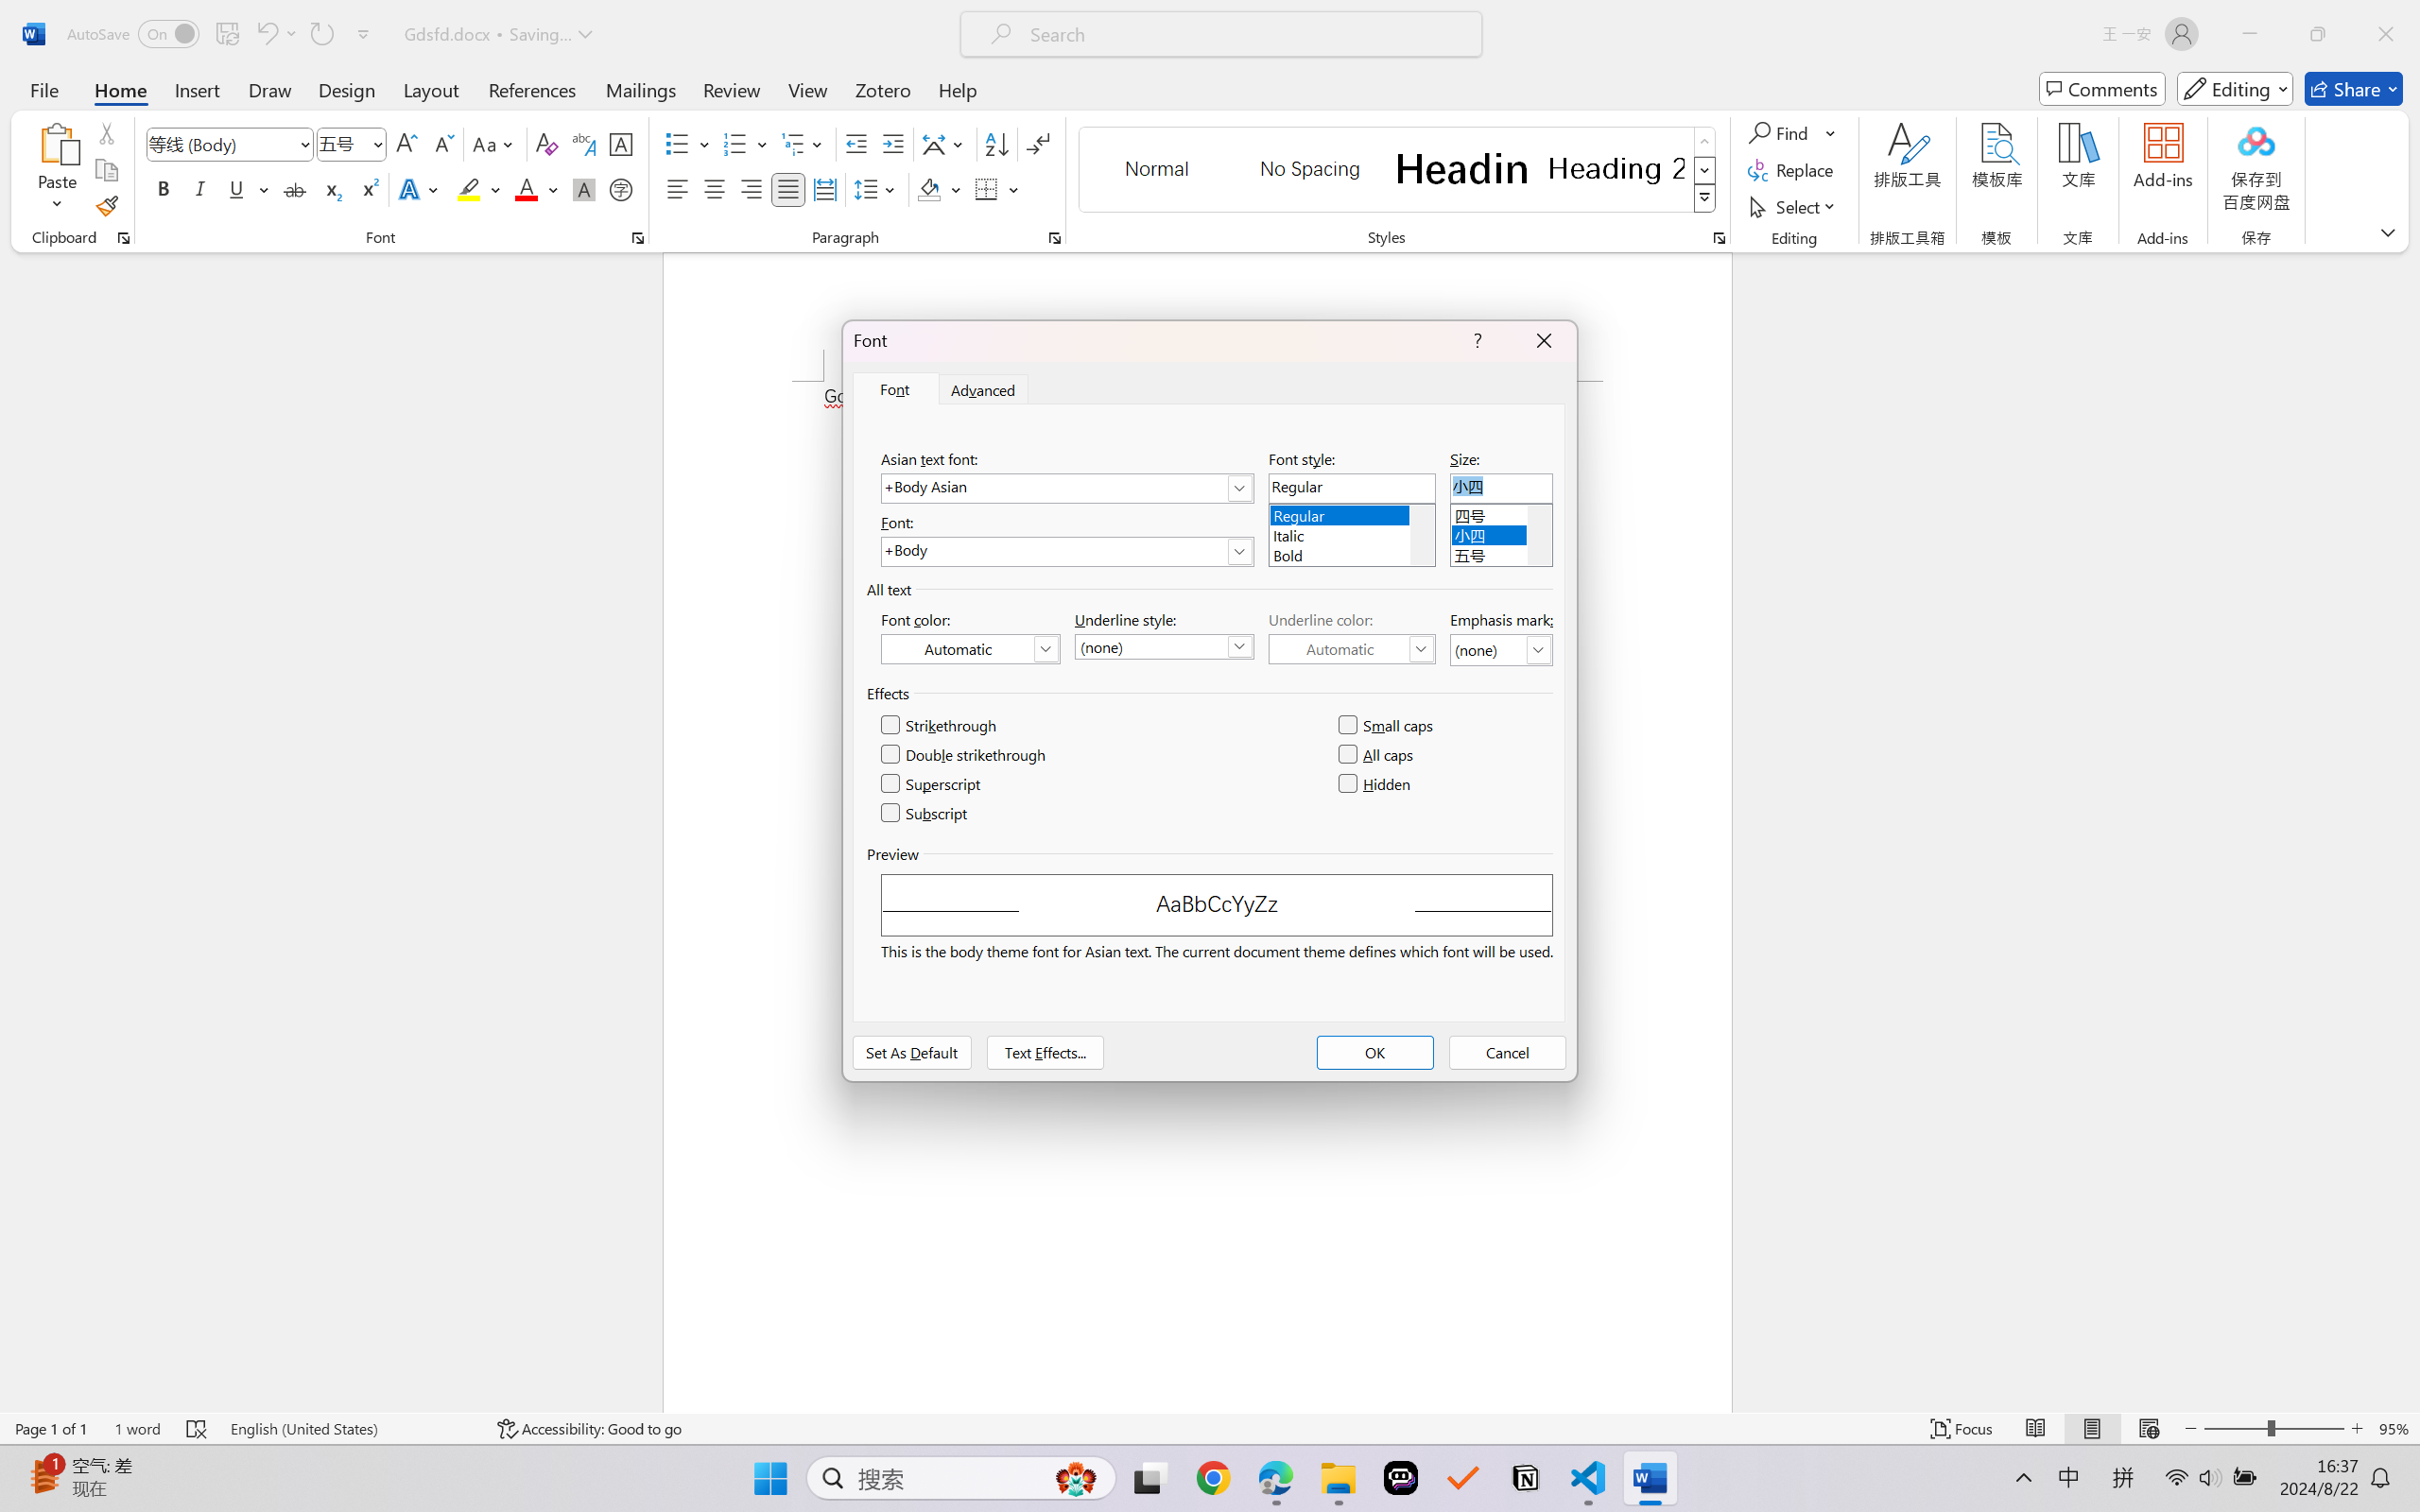 The image size is (2420, 1512). I want to click on 'Decrease Indent', so click(856, 144).